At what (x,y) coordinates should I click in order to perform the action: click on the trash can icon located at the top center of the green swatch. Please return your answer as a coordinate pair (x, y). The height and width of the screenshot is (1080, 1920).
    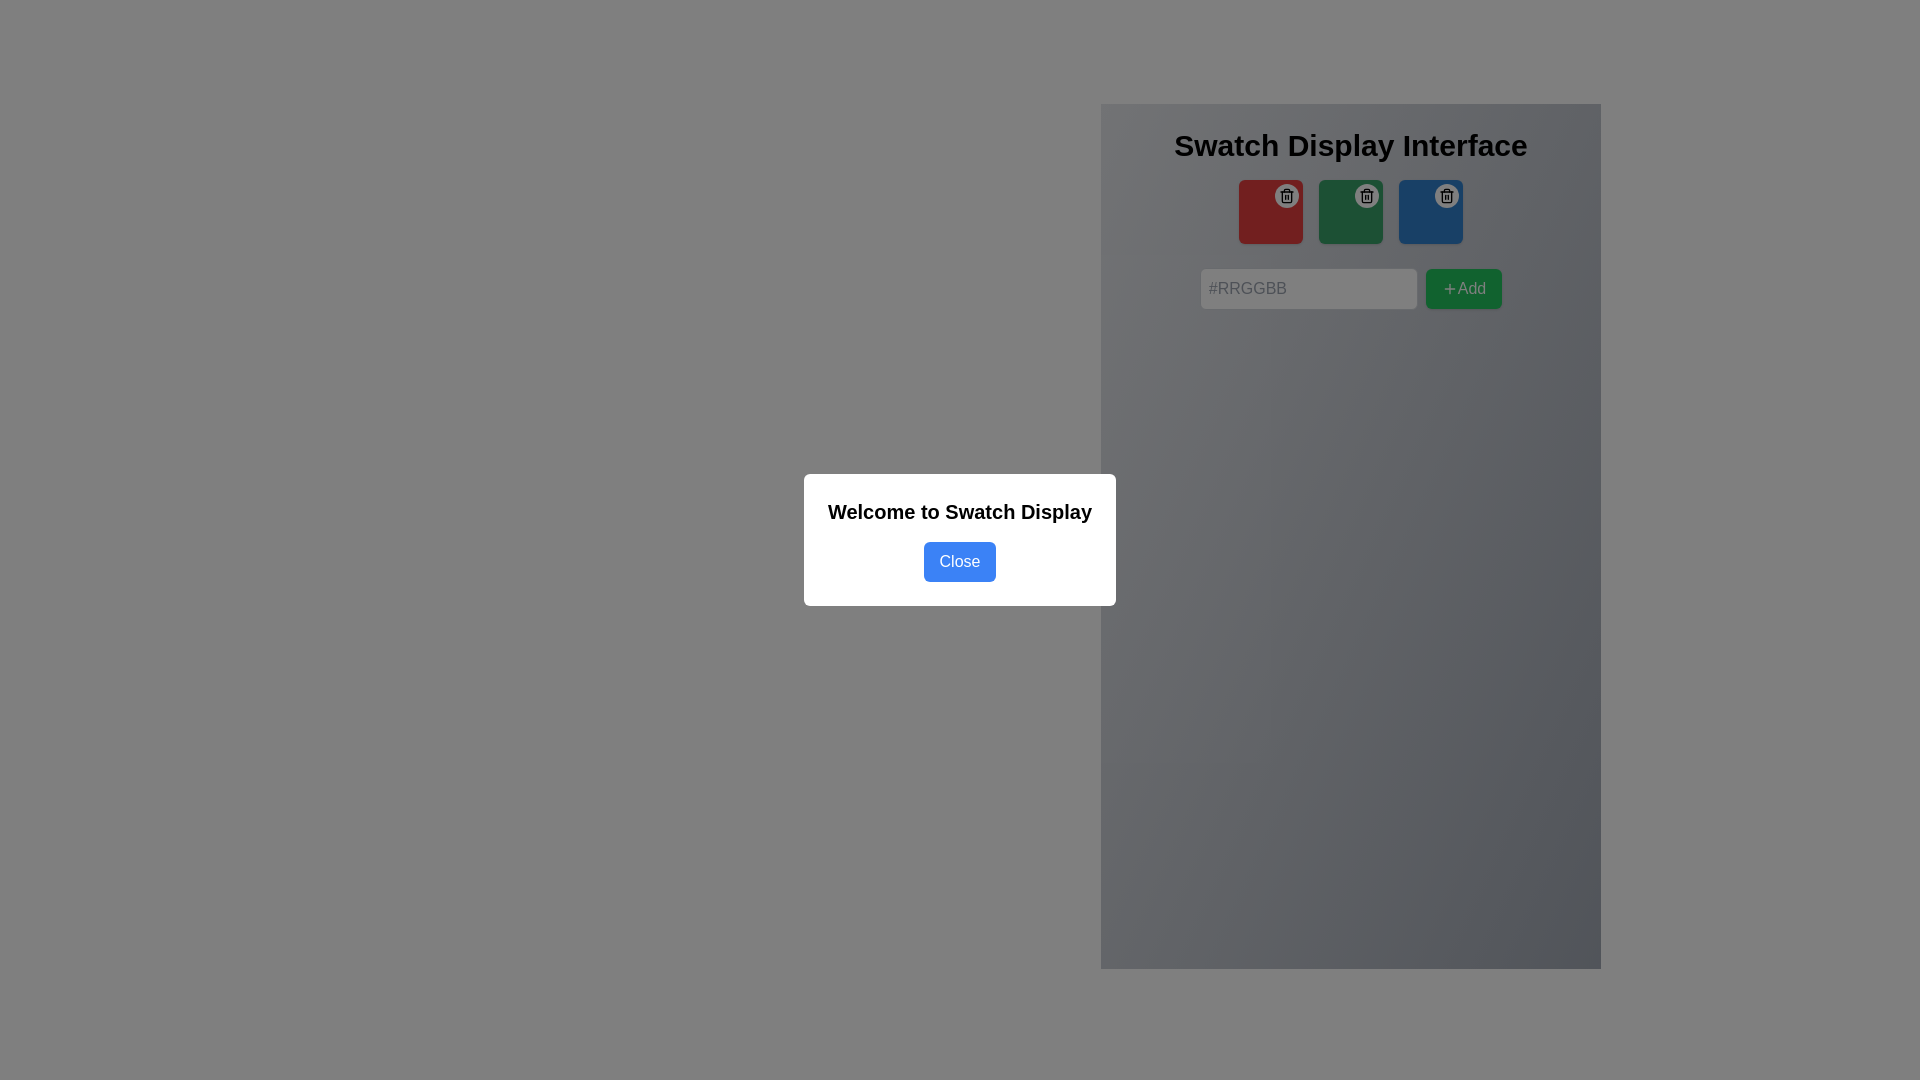
    Looking at the image, I should click on (1366, 196).